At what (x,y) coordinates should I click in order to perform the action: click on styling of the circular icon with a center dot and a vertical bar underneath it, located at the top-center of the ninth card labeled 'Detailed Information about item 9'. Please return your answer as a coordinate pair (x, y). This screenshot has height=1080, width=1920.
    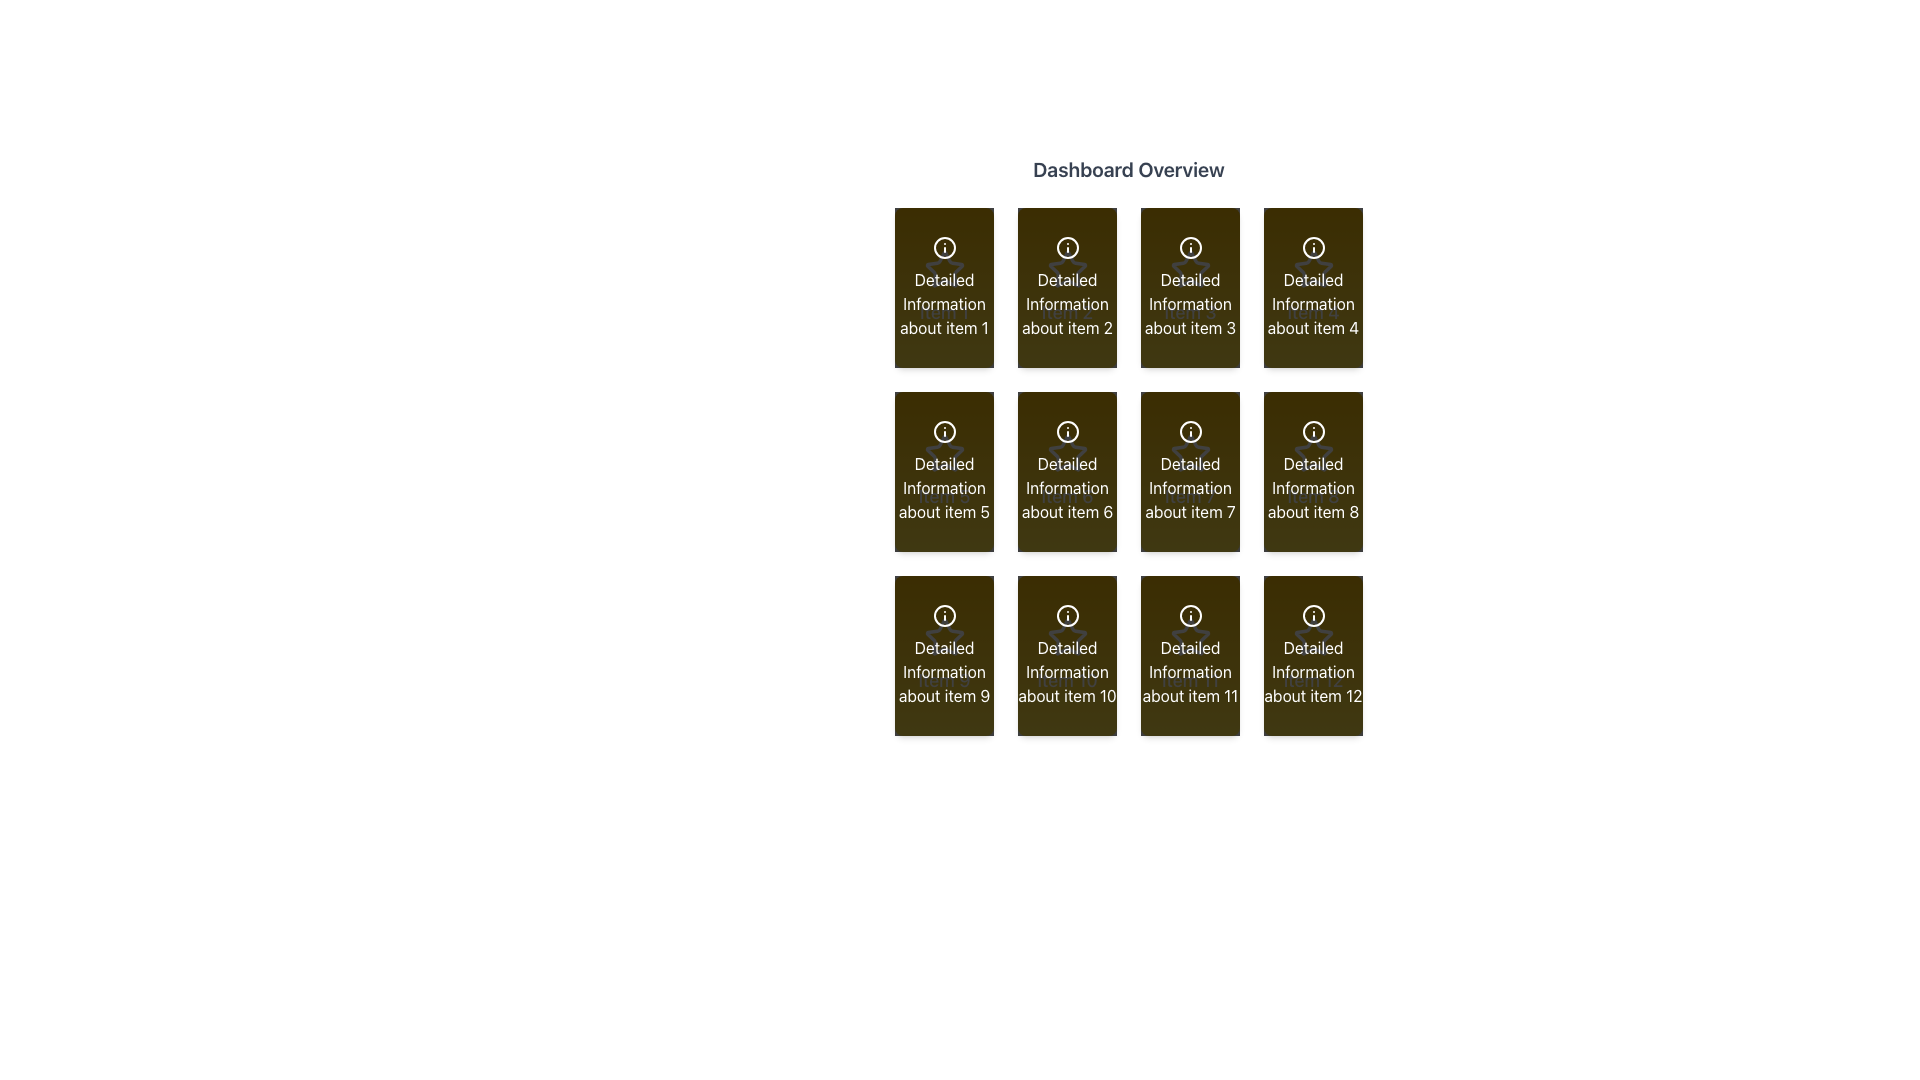
    Looking at the image, I should click on (943, 615).